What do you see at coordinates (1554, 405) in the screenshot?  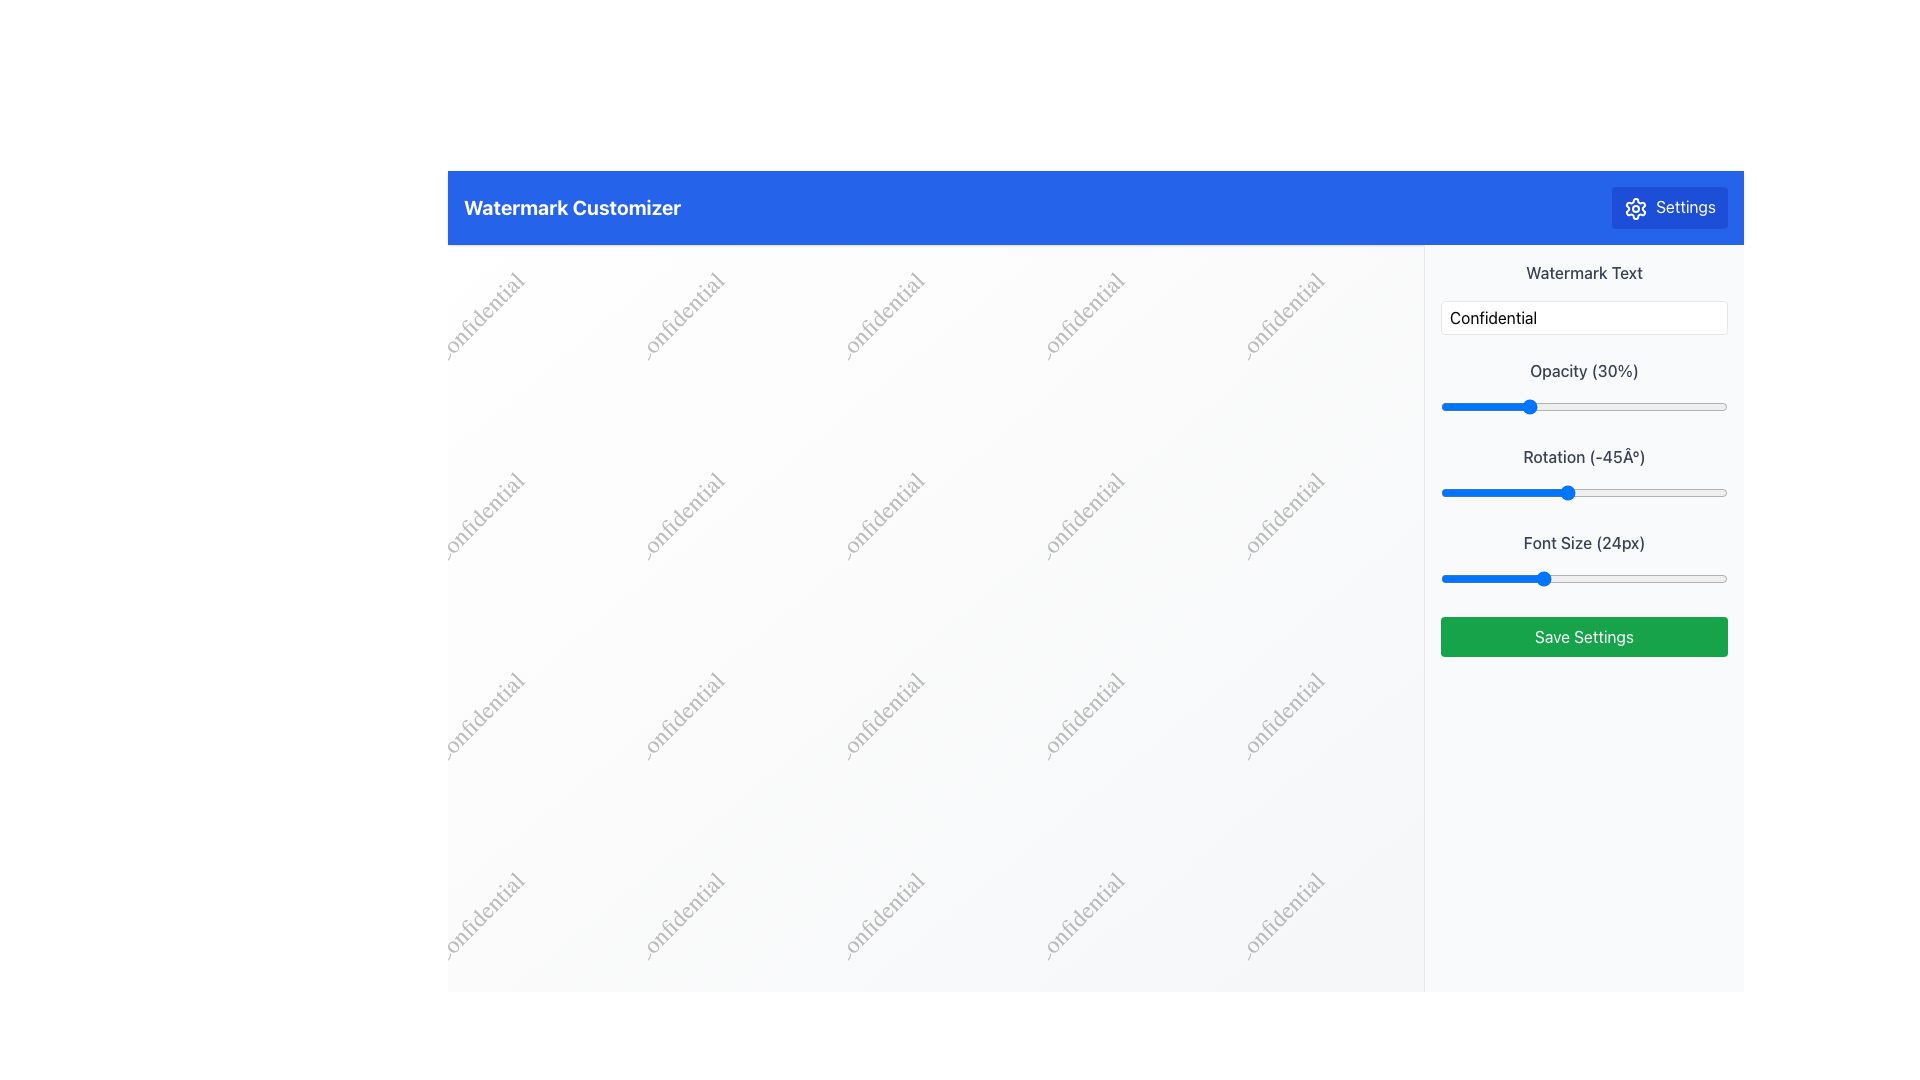 I see `the opacity` at bounding box center [1554, 405].